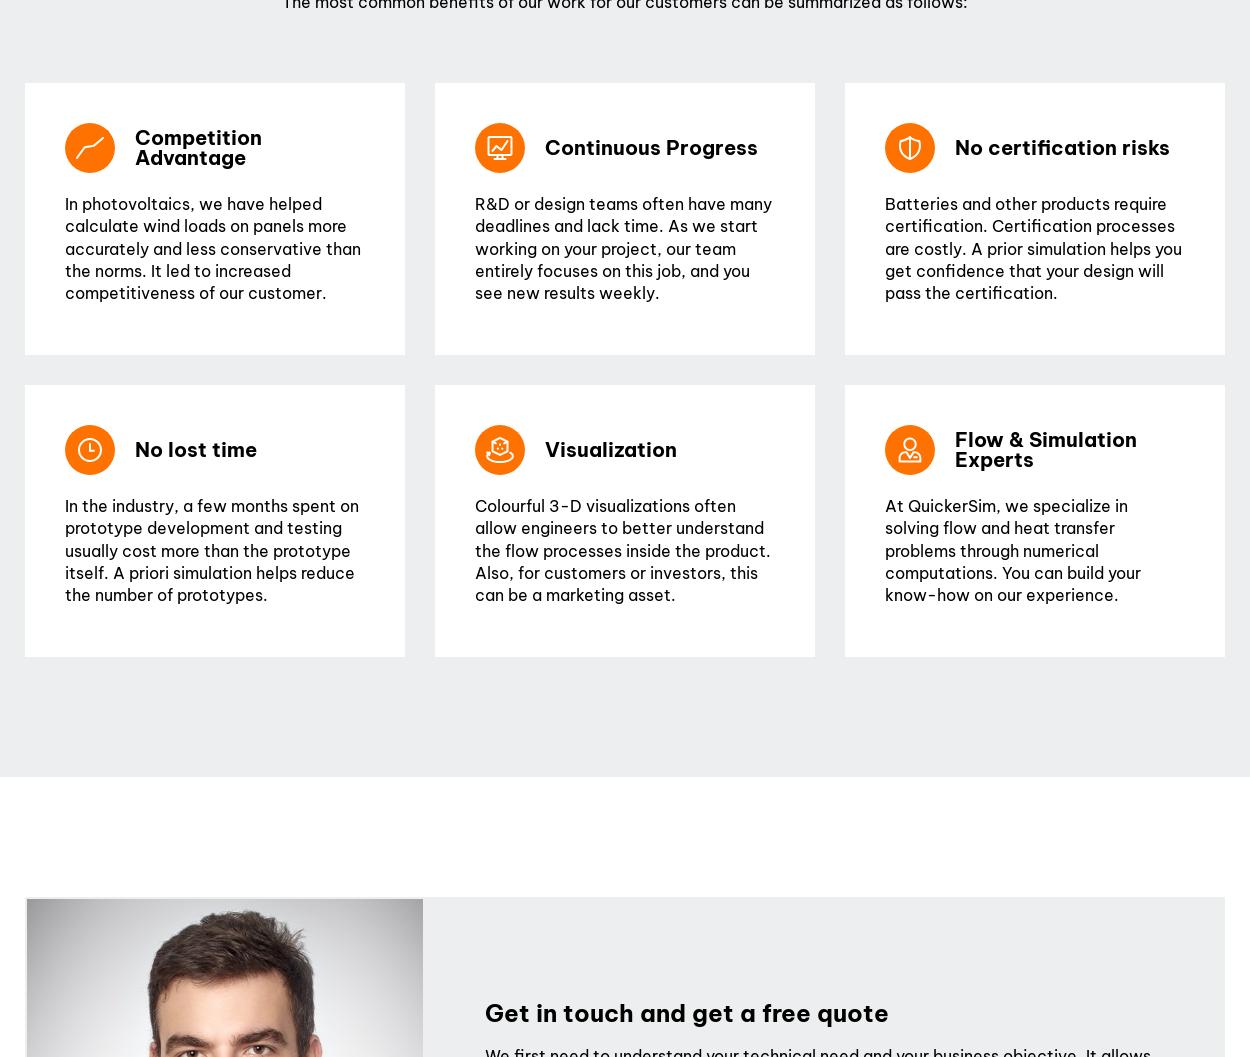 The image size is (1250, 1057). I want to click on 'Get in touch and get a free quote', so click(687, 1012).